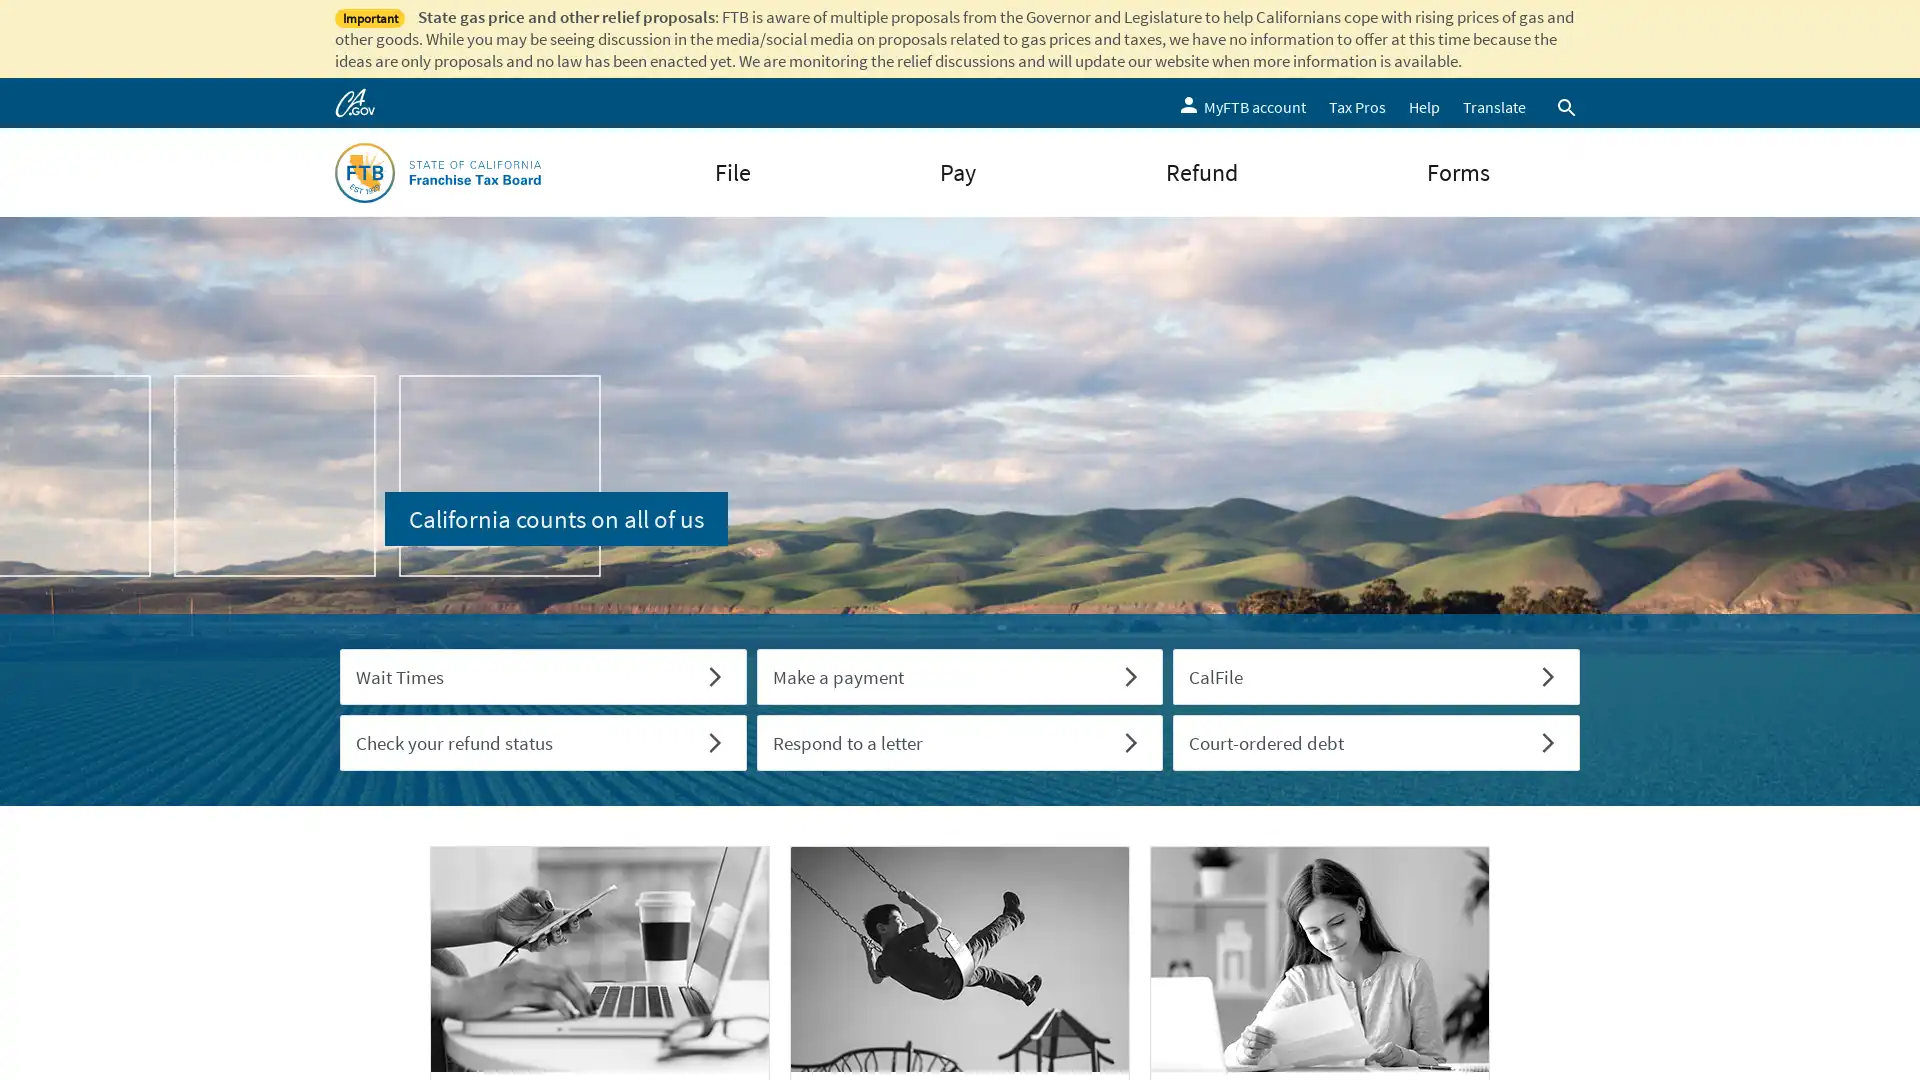 This screenshot has height=1080, width=1920. What do you see at coordinates (1564, 107) in the screenshot?
I see `Open search` at bounding box center [1564, 107].